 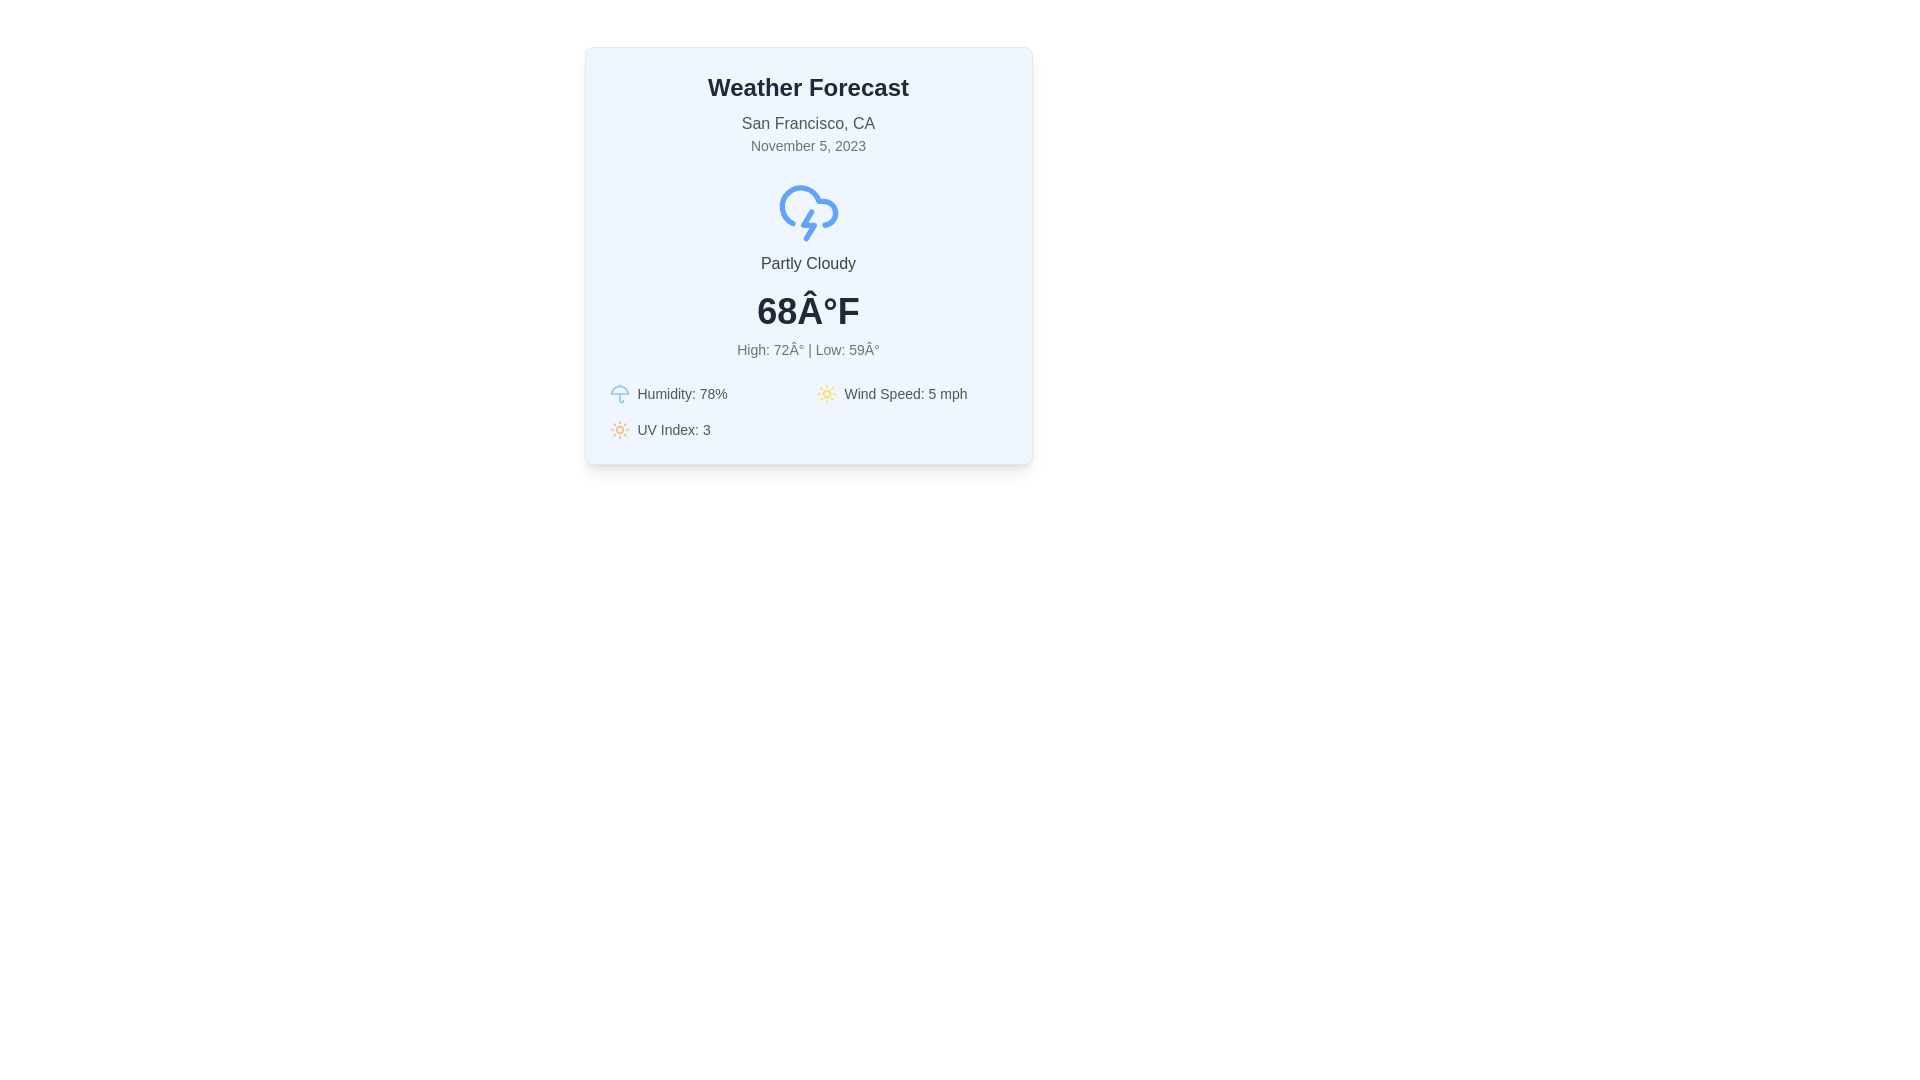 What do you see at coordinates (905, 393) in the screenshot?
I see `the static text display showing 'Wind Speed: 5 mph', located at the bottom-right region of the weather forecast card, to the right of the UV index information` at bounding box center [905, 393].